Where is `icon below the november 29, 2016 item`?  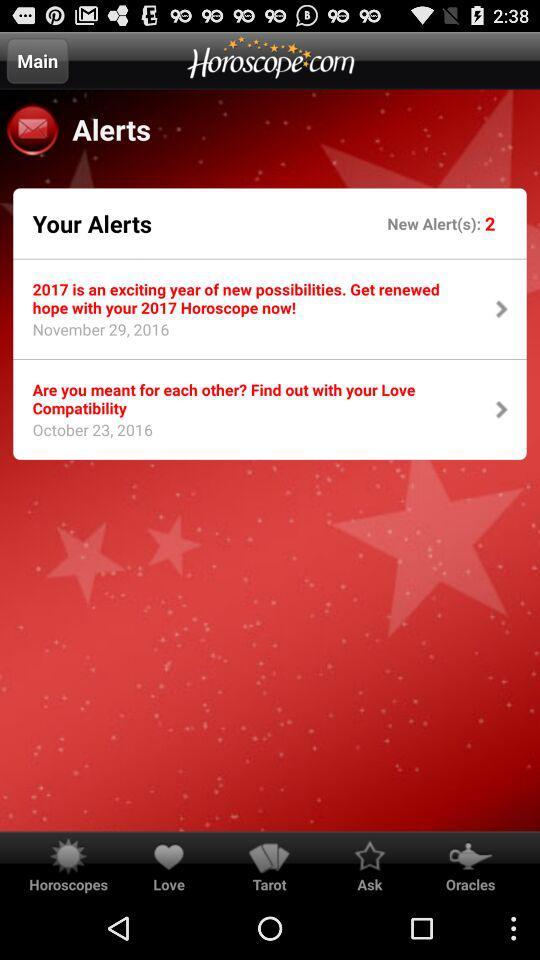 icon below the november 29, 2016 item is located at coordinates (250, 397).